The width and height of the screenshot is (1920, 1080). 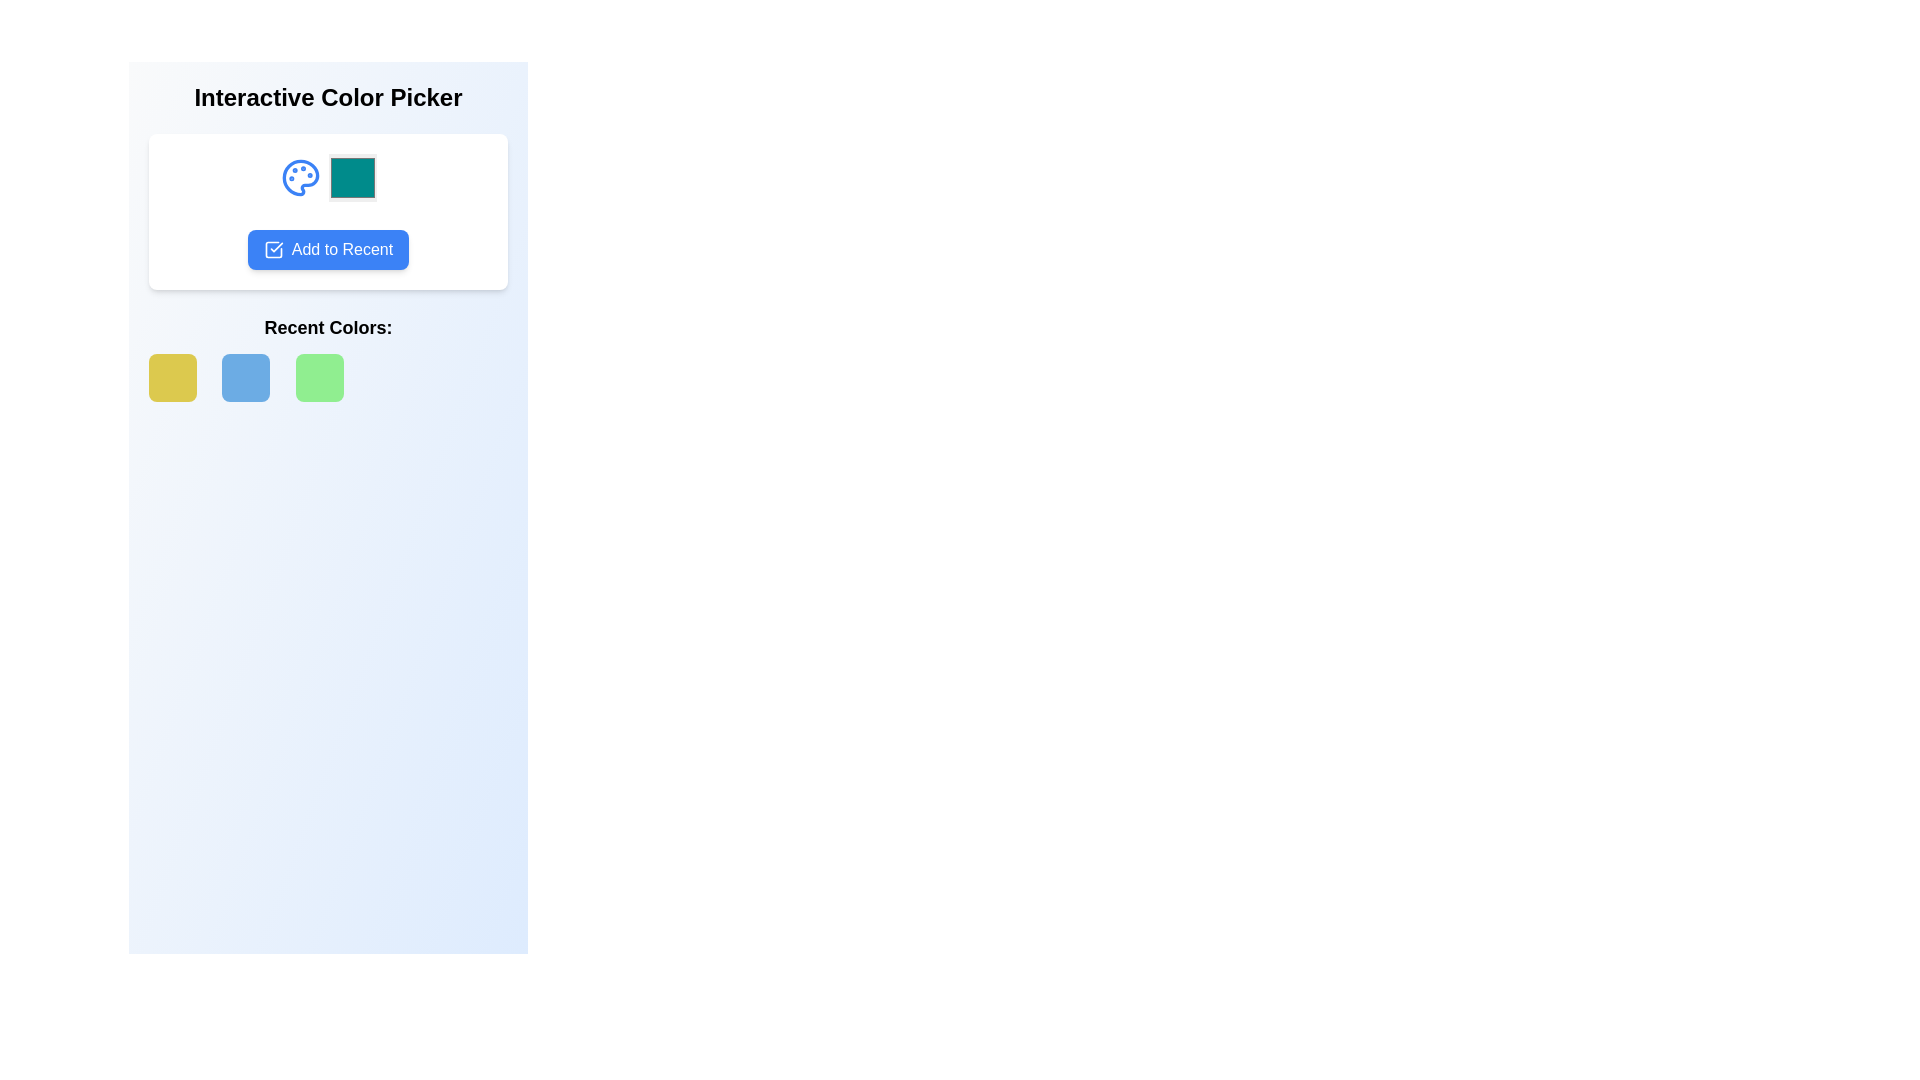 What do you see at coordinates (328, 357) in the screenshot?
I see `the third colored box in the horizontal row beneath 'Recent Colors:'` at bounding box center [328, 357].